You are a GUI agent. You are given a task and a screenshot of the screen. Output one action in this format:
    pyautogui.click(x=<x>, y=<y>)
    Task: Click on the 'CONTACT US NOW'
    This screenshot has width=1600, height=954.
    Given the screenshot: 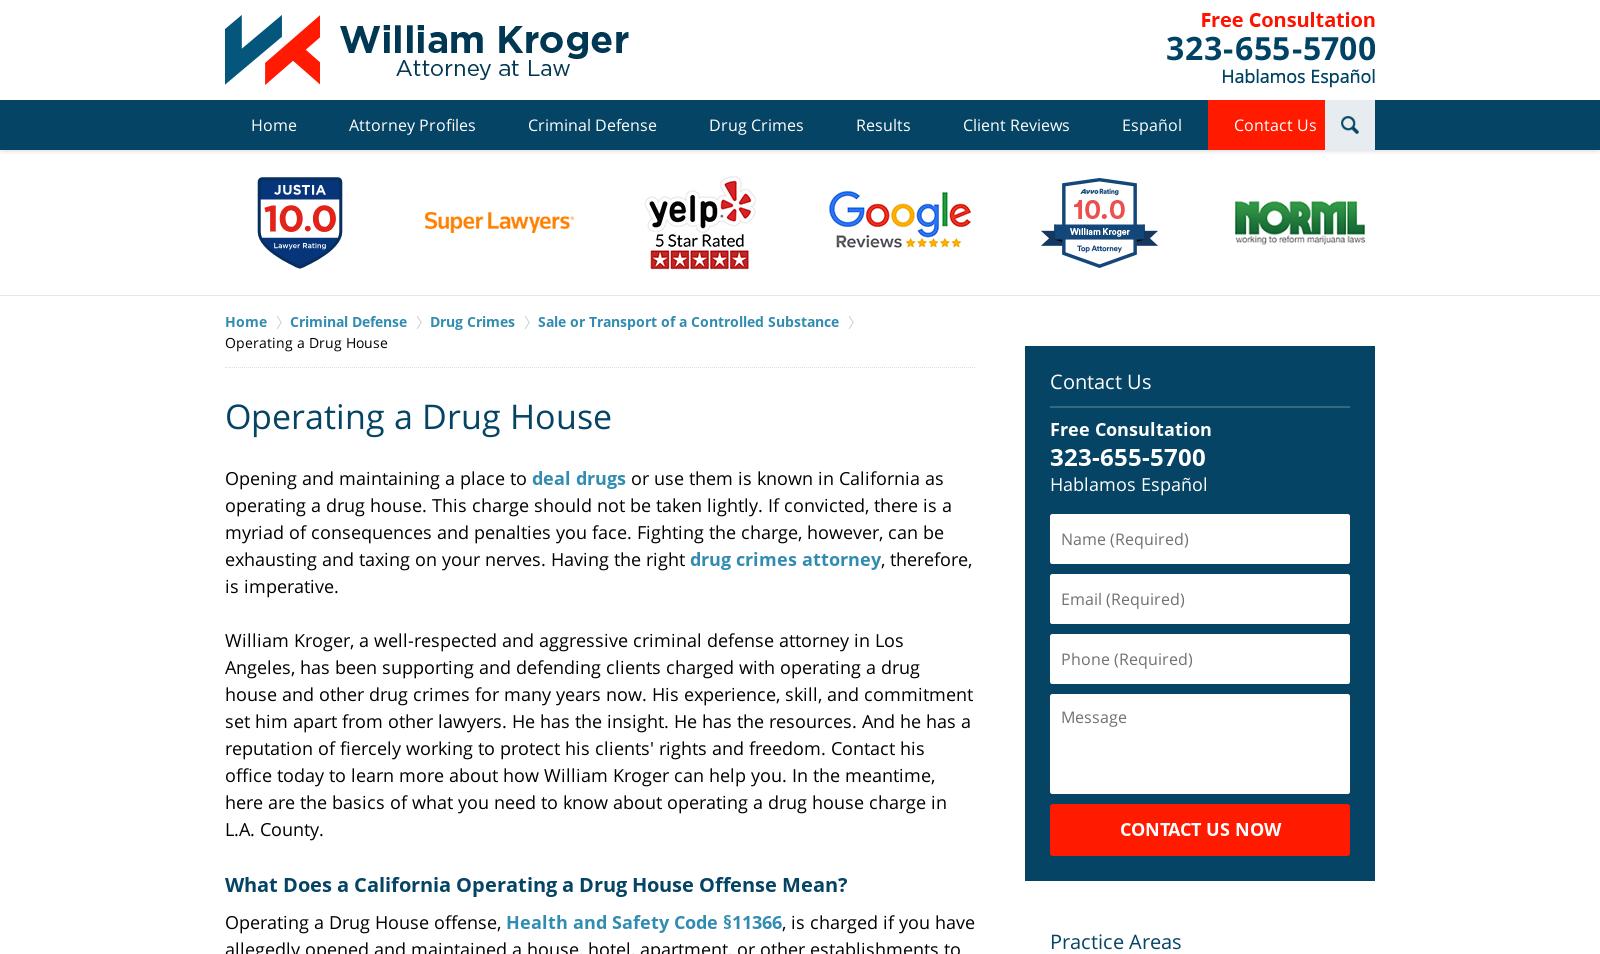 What is the action you would take?
    pyautogui.click(x=1199, y=827)
    